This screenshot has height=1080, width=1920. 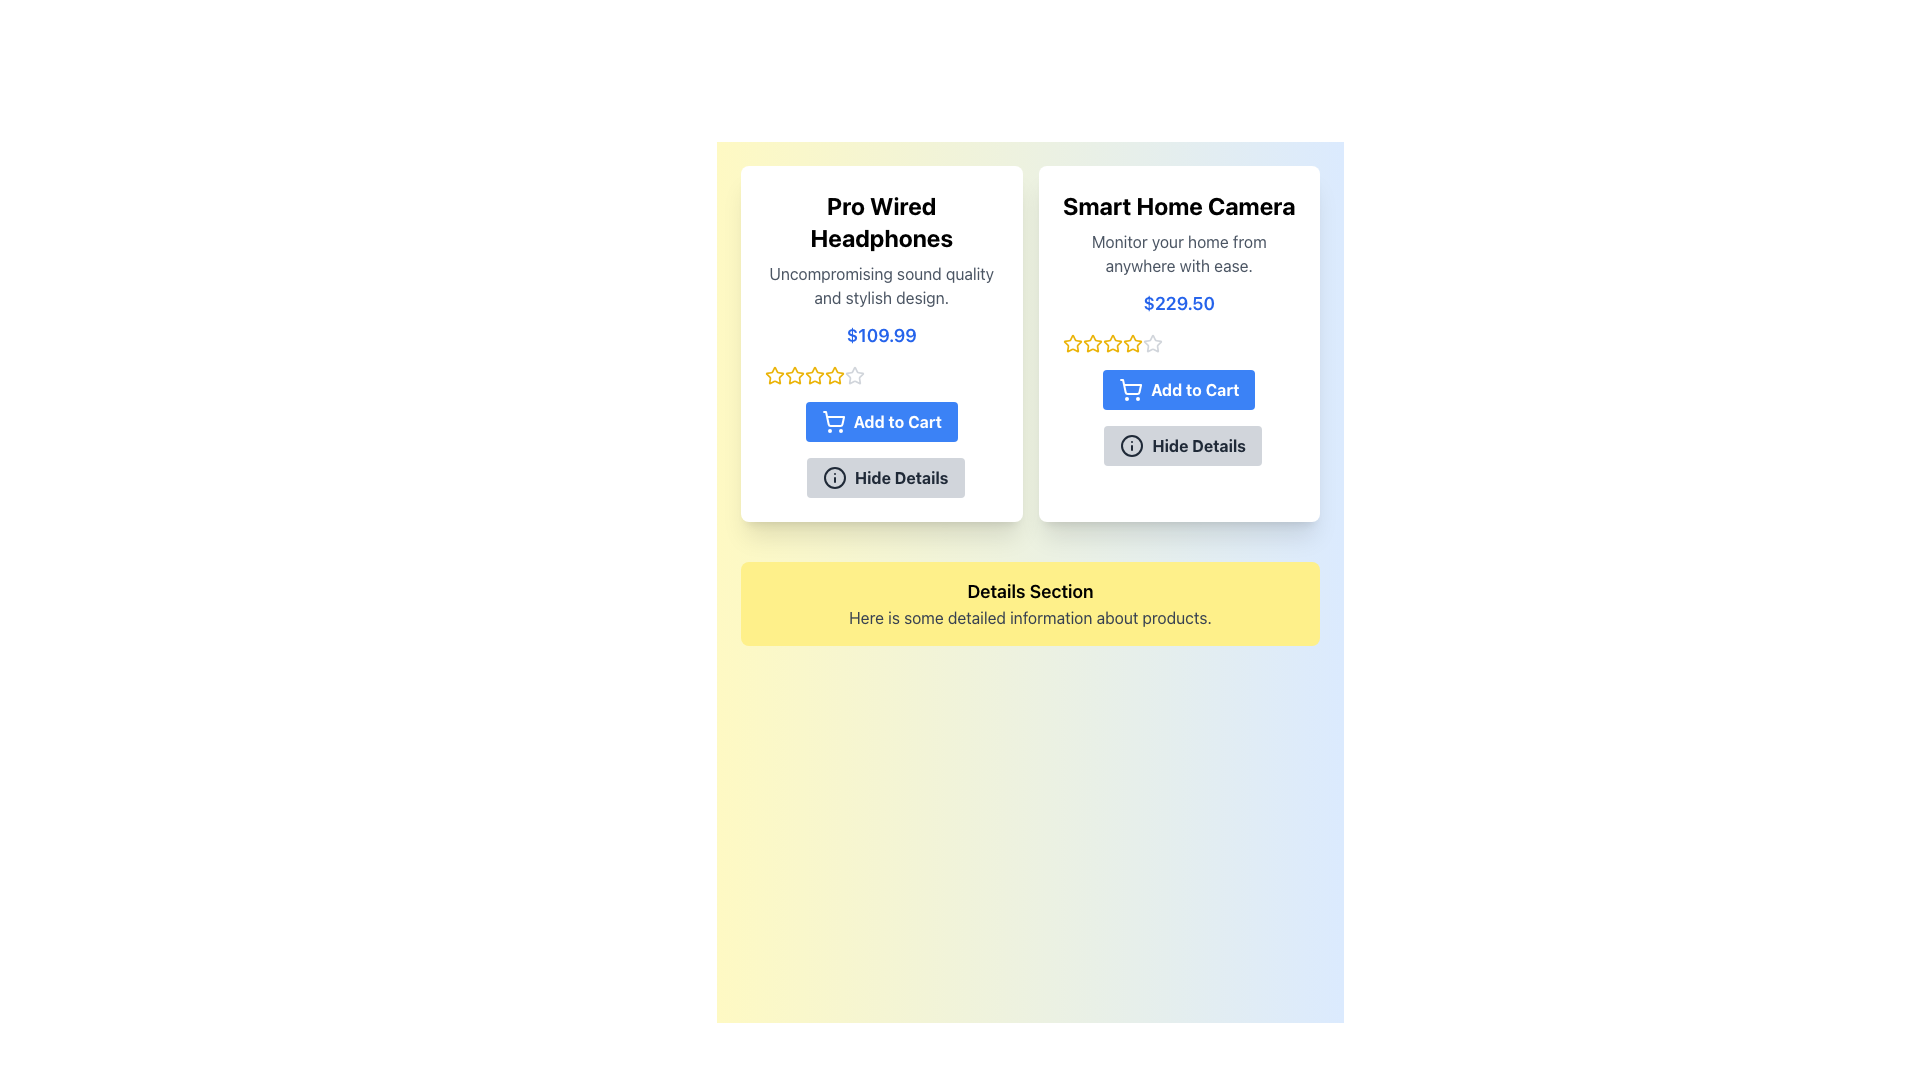 What do you see at coordinates (1179, 389) in the screenshot?
I see `the 'Add to Cart' button, which is a rectangular button with rounded corners, vibrant blue background, and white text, located below the product description of the 'Smart Home Camera'` at bounding box center [1179, 389].